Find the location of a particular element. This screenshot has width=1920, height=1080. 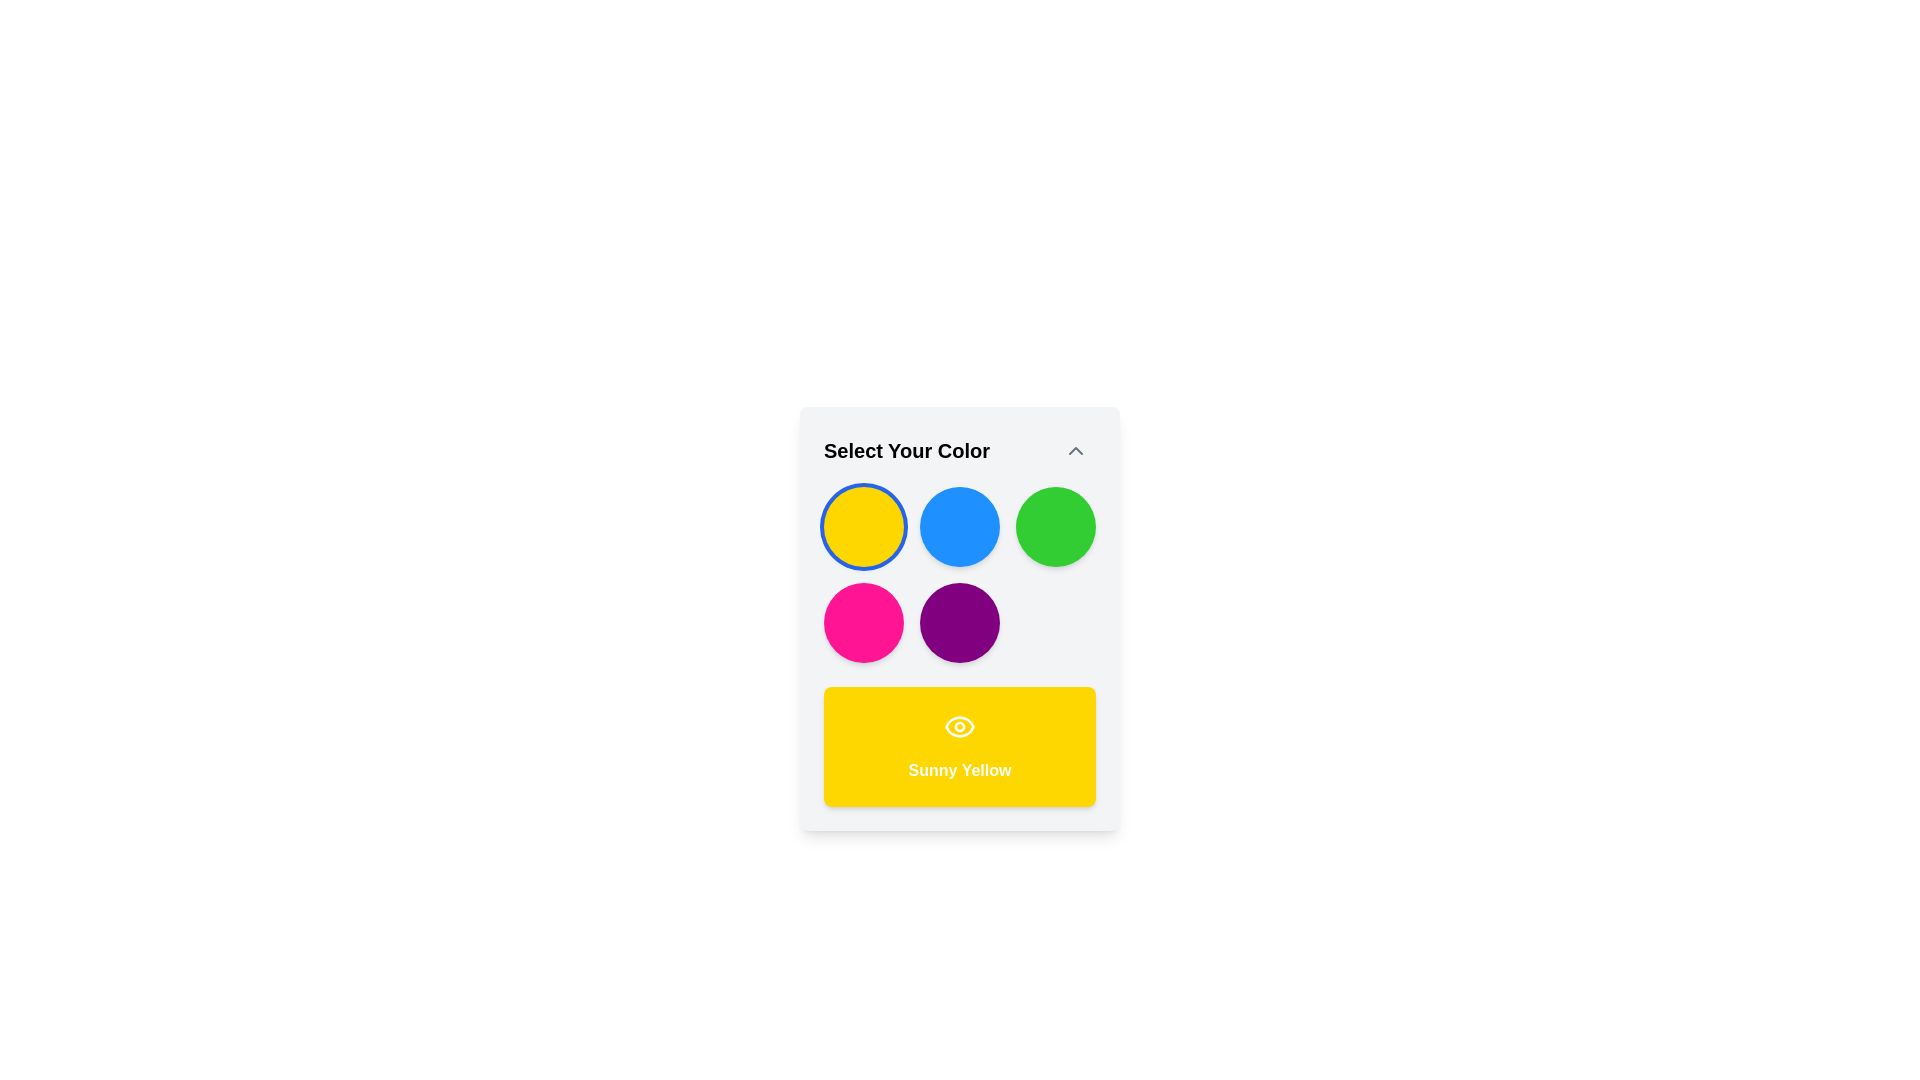

the eye-shaped icon with a yellow background located above the 'Sunny Yellow' text button is located at coordinates (960, 726).